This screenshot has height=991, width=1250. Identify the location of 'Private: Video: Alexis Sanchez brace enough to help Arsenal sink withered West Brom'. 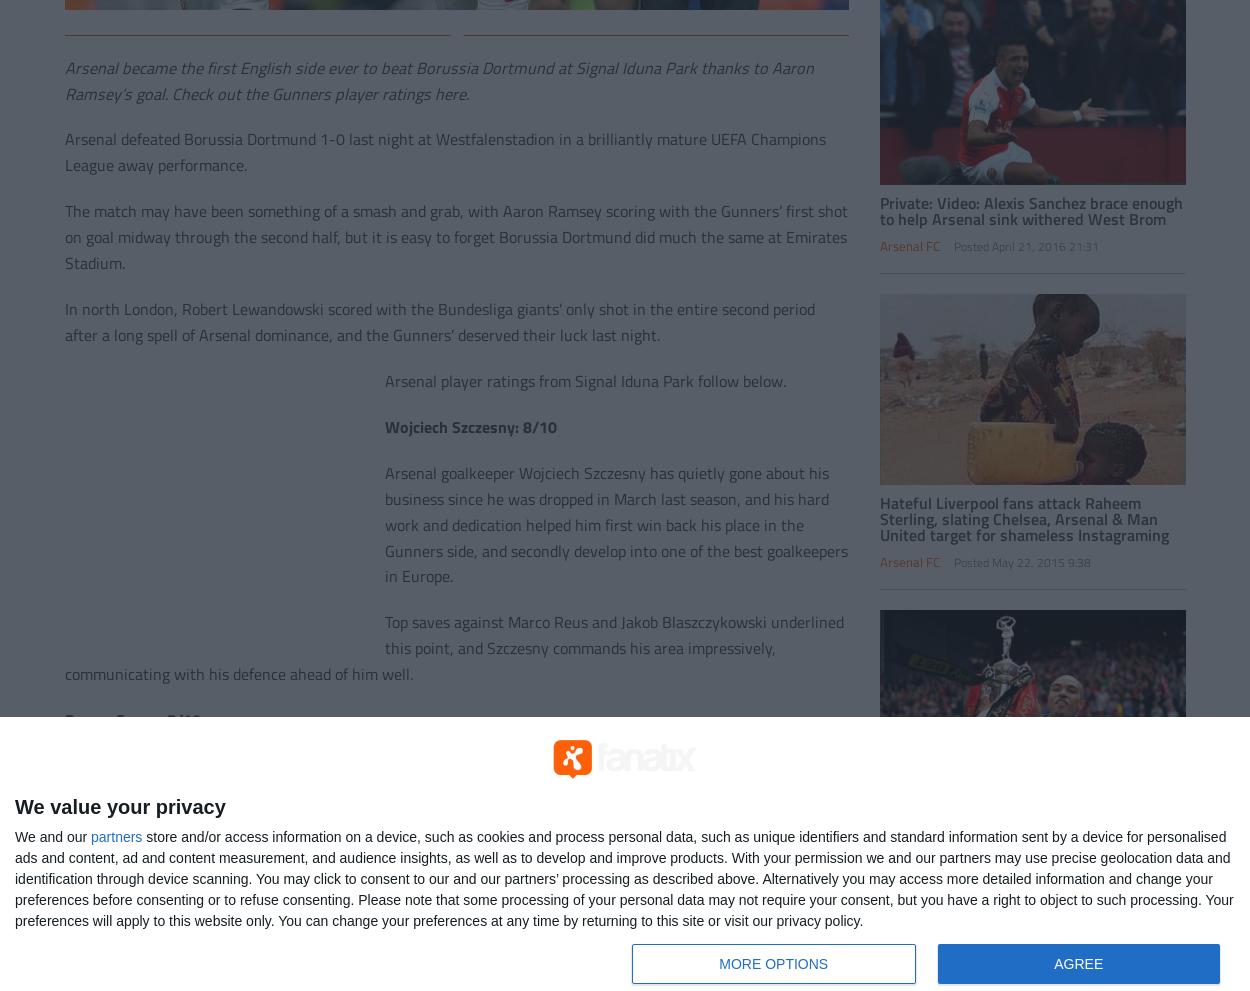
(879, 208).